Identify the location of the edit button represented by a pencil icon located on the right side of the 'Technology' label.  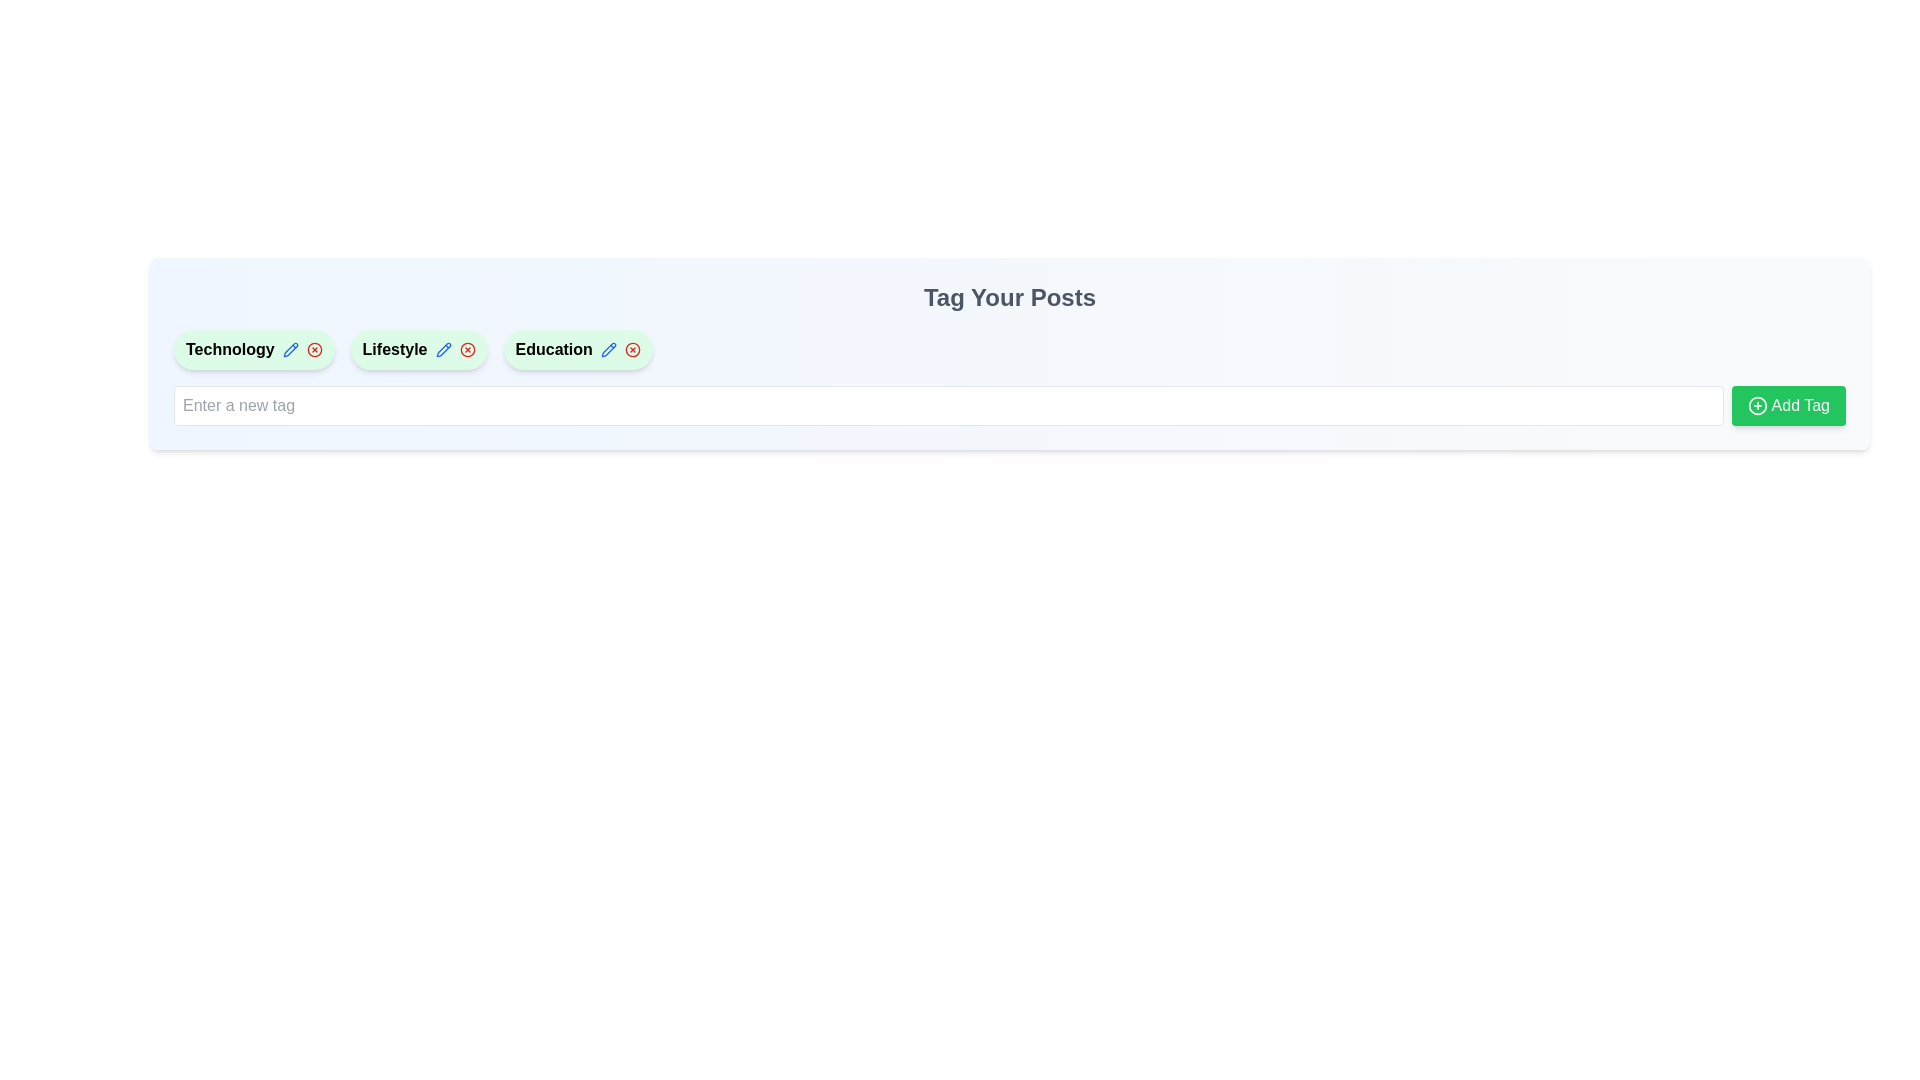
(289, 349).